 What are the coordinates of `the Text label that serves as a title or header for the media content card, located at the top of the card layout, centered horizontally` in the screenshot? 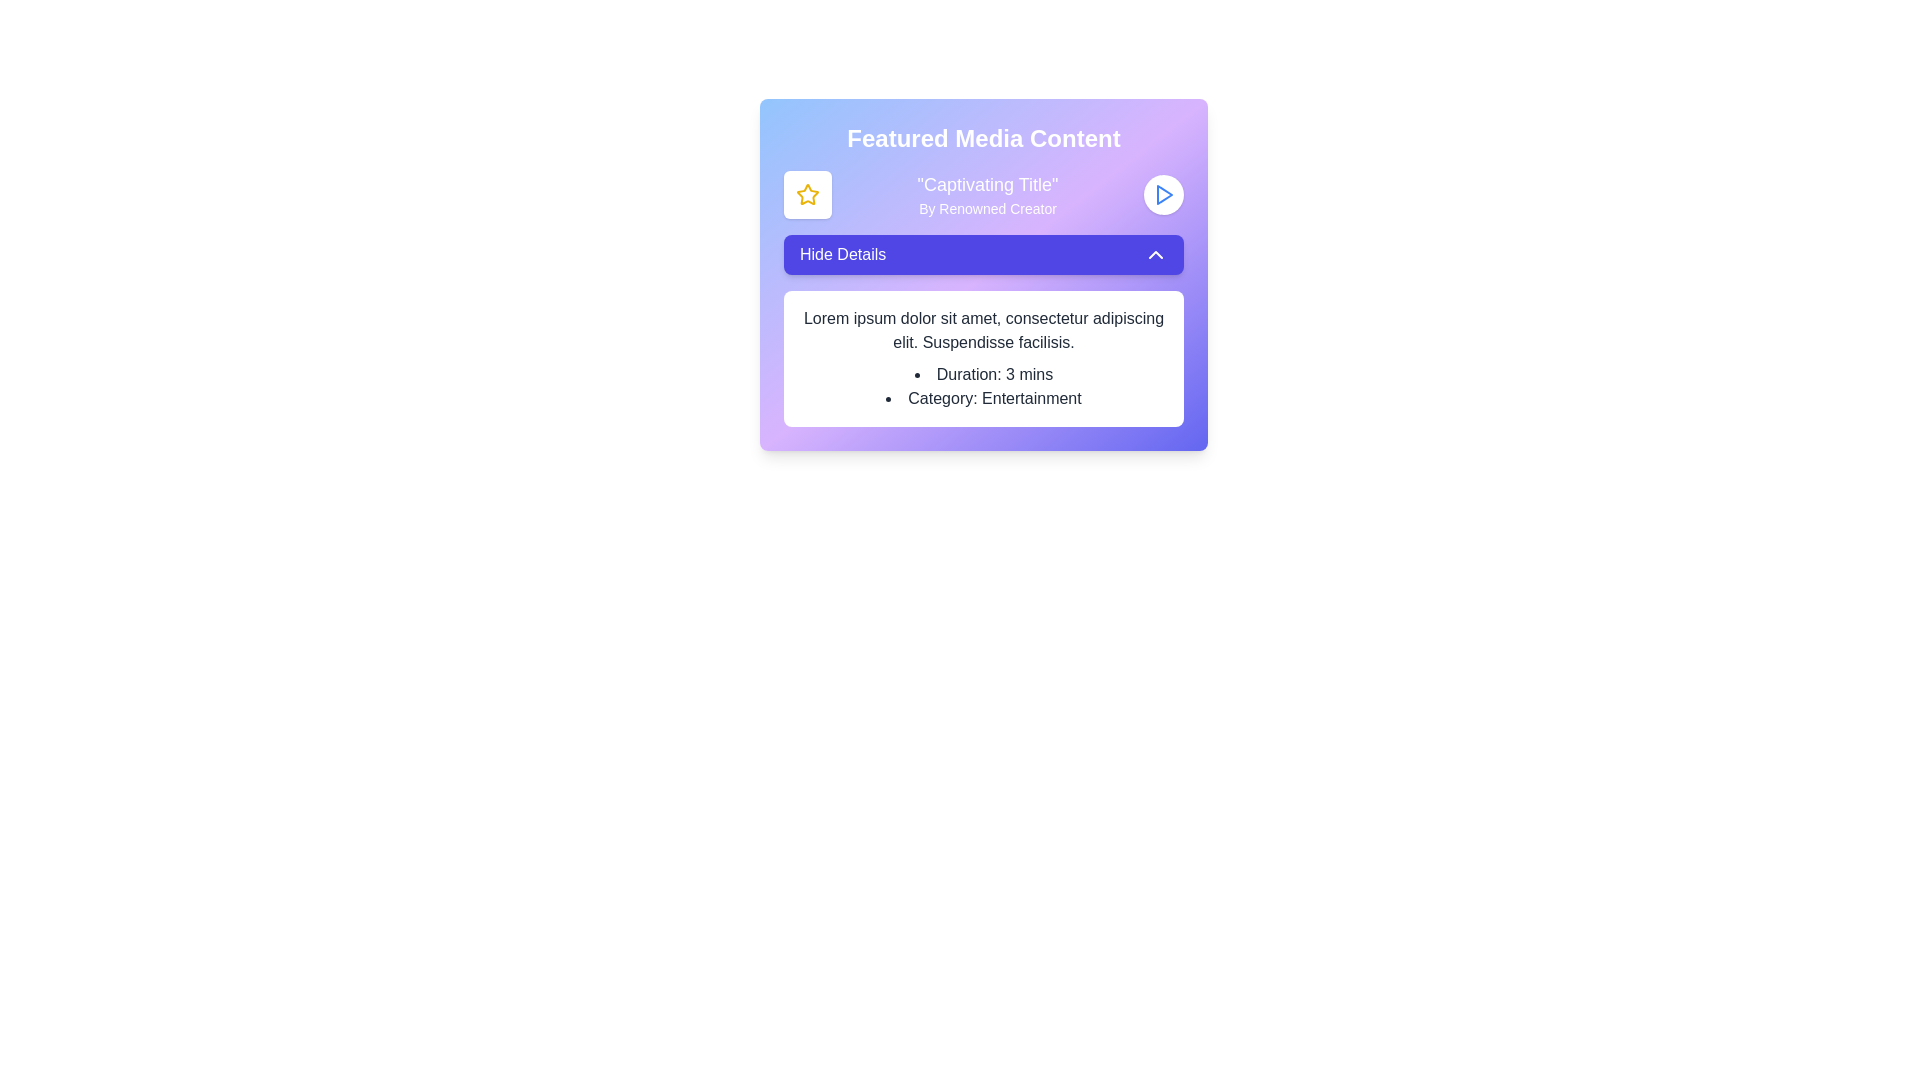 It's located at (983, 137).